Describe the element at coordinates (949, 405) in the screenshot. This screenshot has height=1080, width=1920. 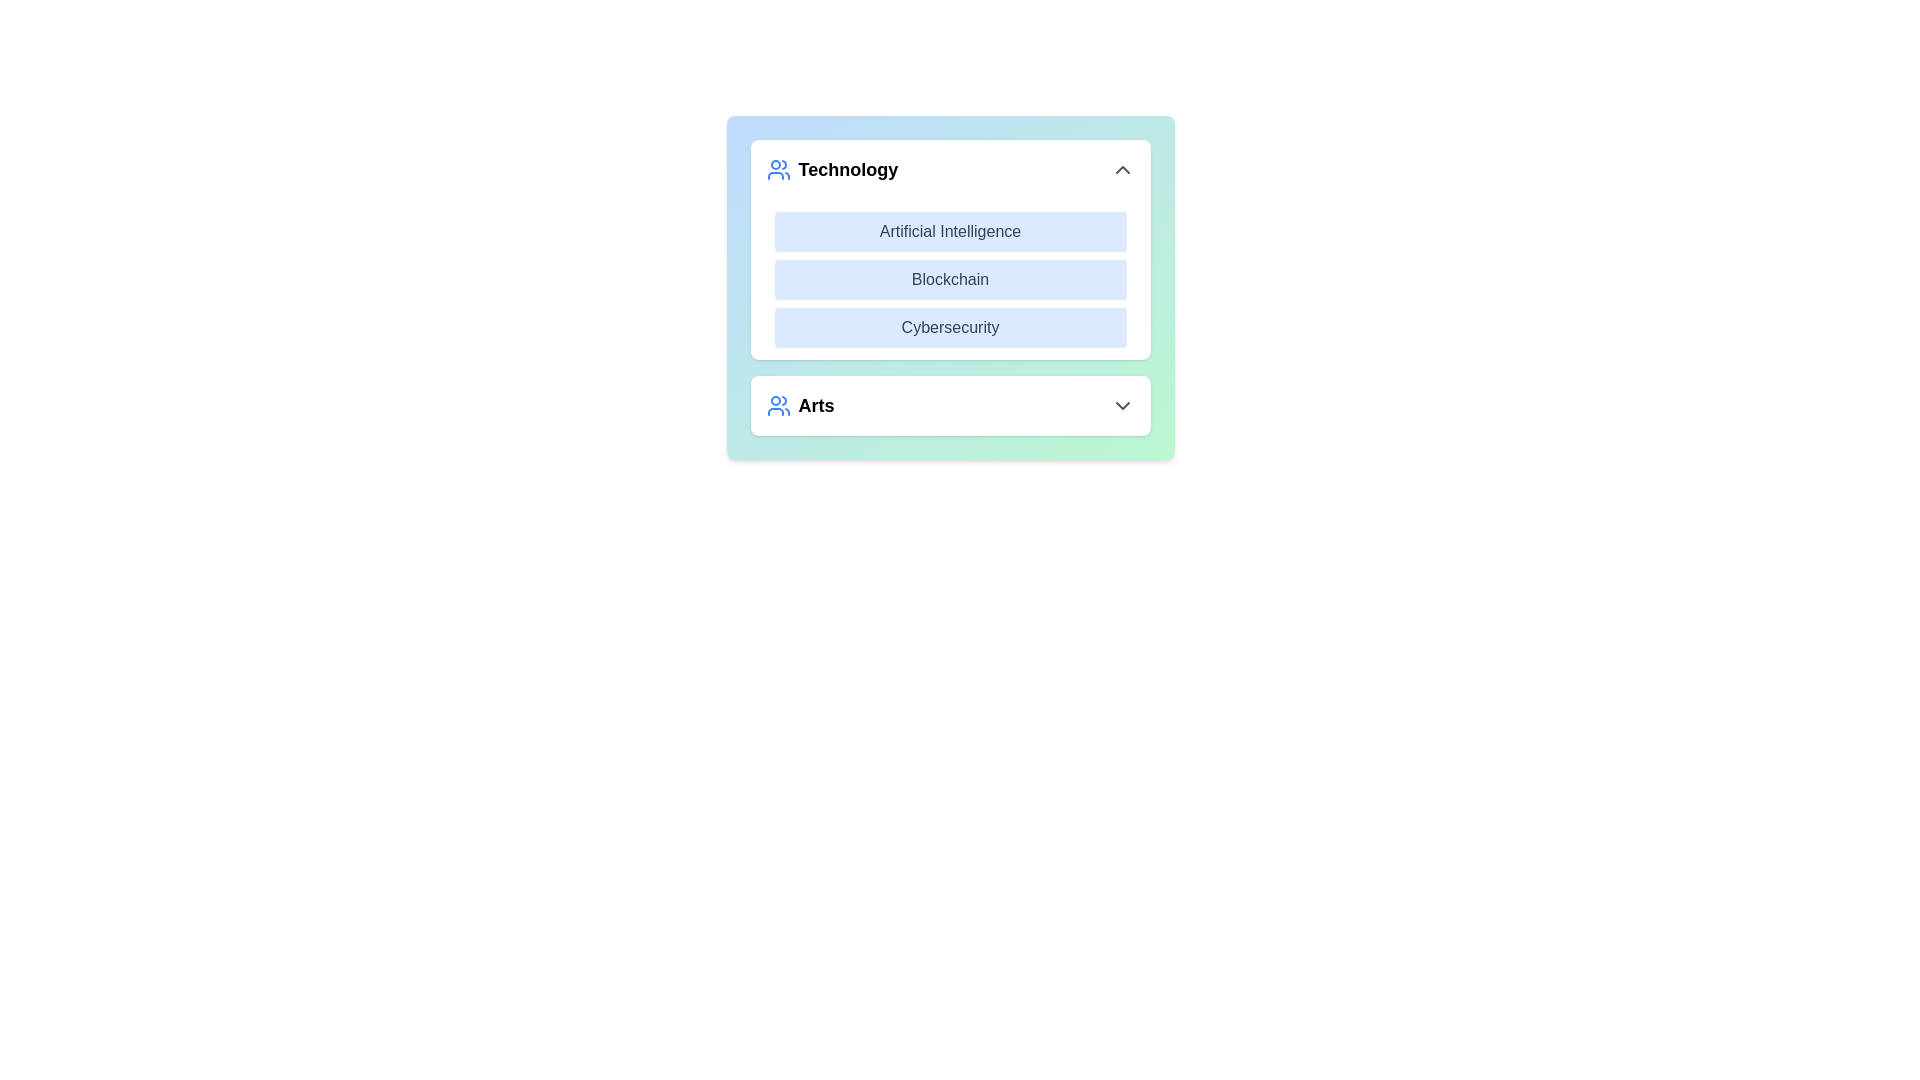
I see `the item Arts in the list to observe the hover effect` at that location.